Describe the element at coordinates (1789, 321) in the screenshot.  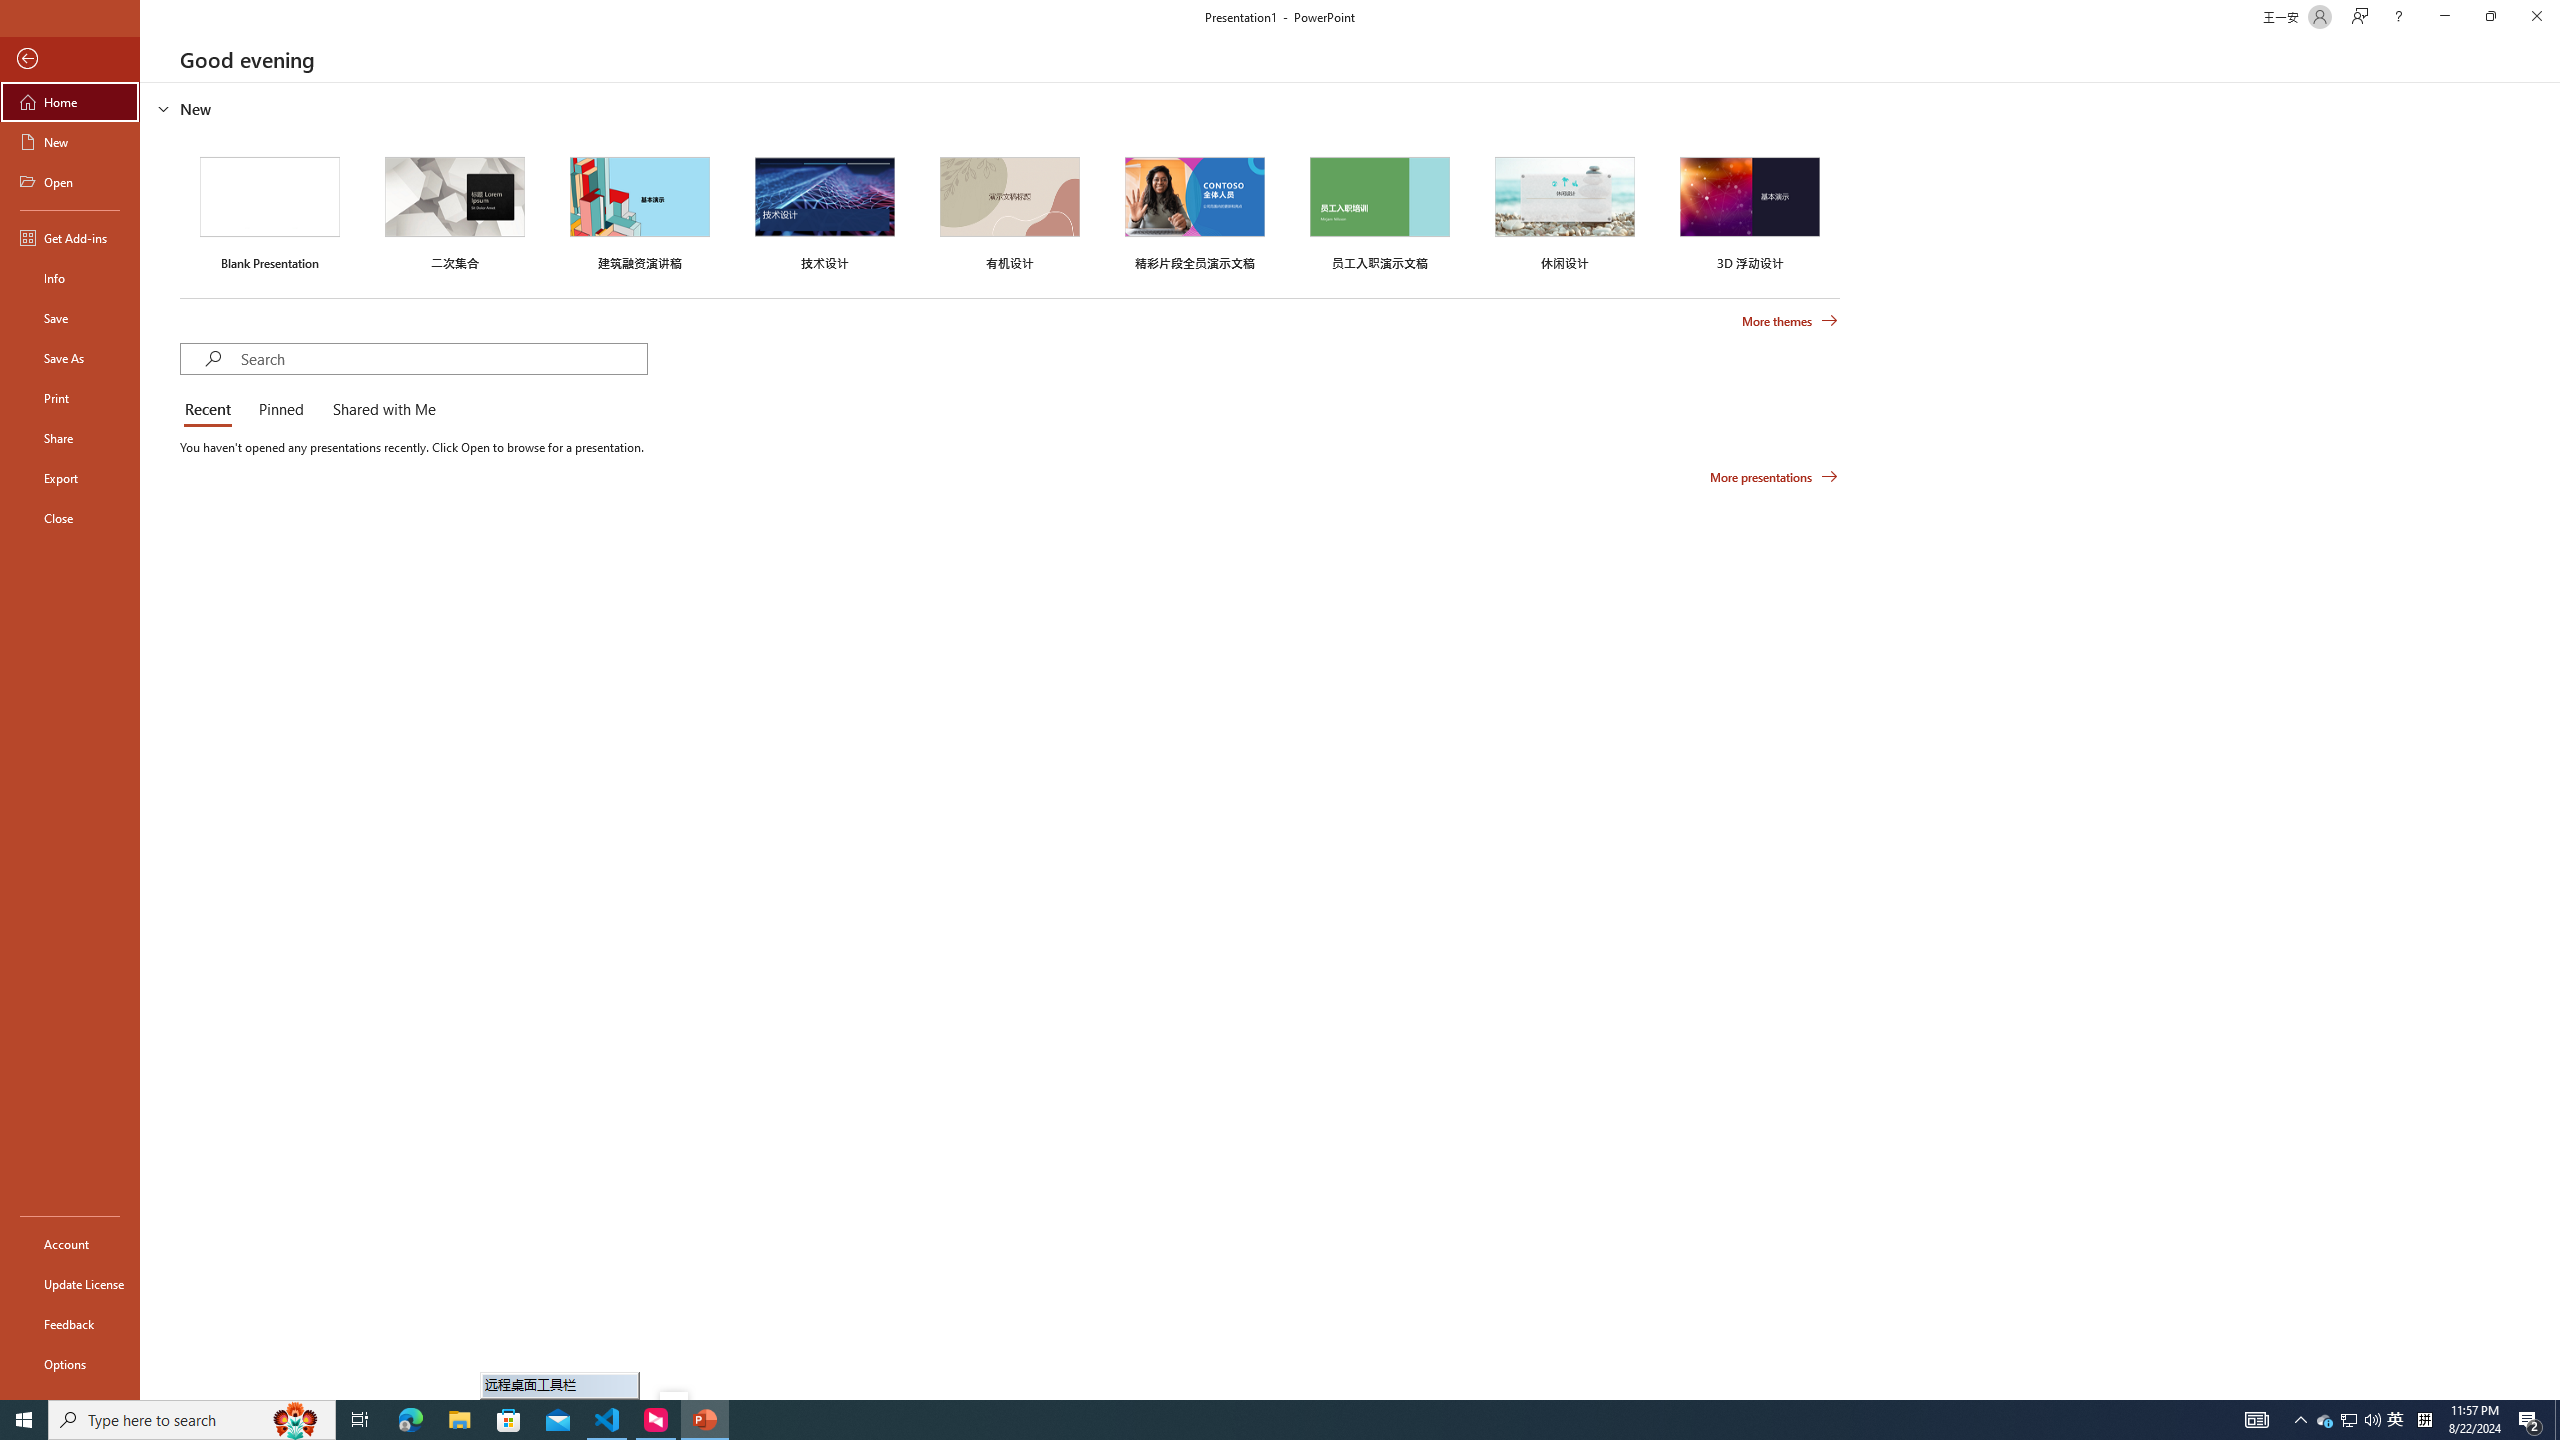
I see `'More themes'` at that location.